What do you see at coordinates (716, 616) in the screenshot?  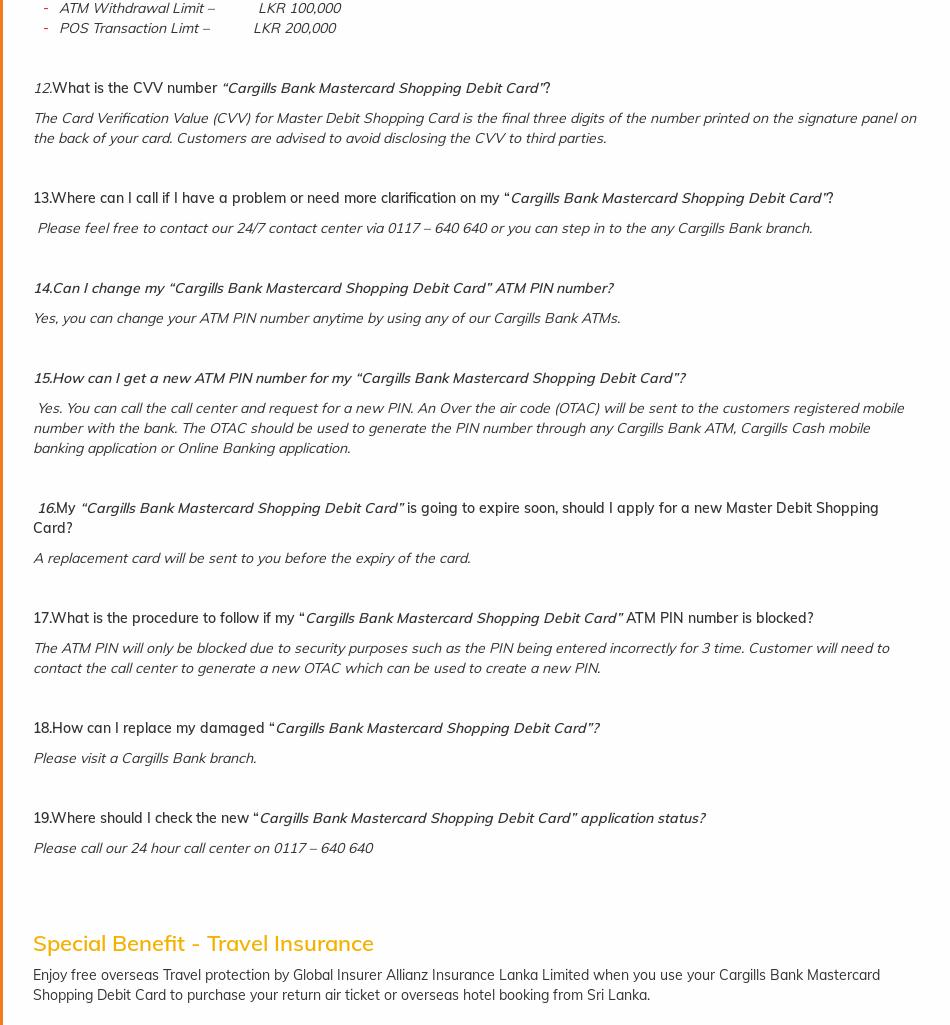 I see `'ATM PIN number is blocked?'` at bounding box center [716, 616].